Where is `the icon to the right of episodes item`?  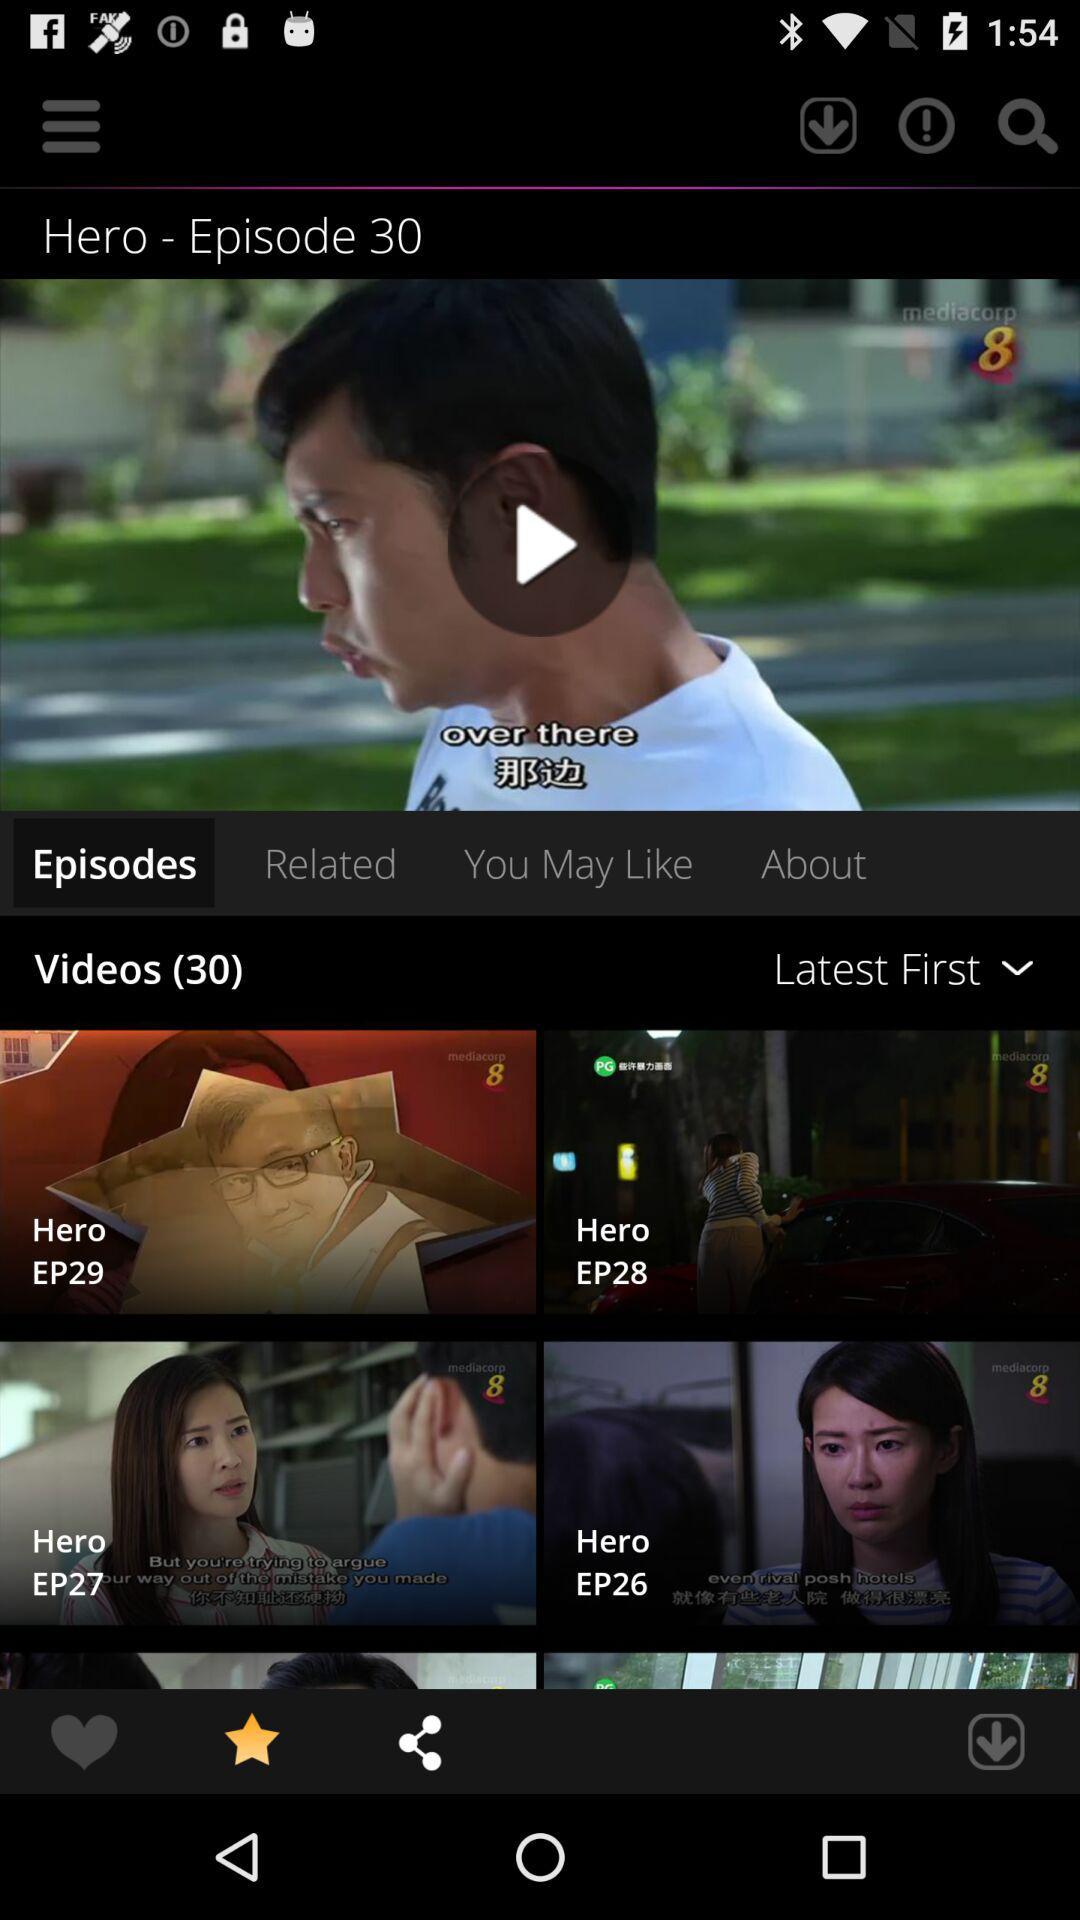
the icon to the right of episodes item is located at coordinates (329, 862).